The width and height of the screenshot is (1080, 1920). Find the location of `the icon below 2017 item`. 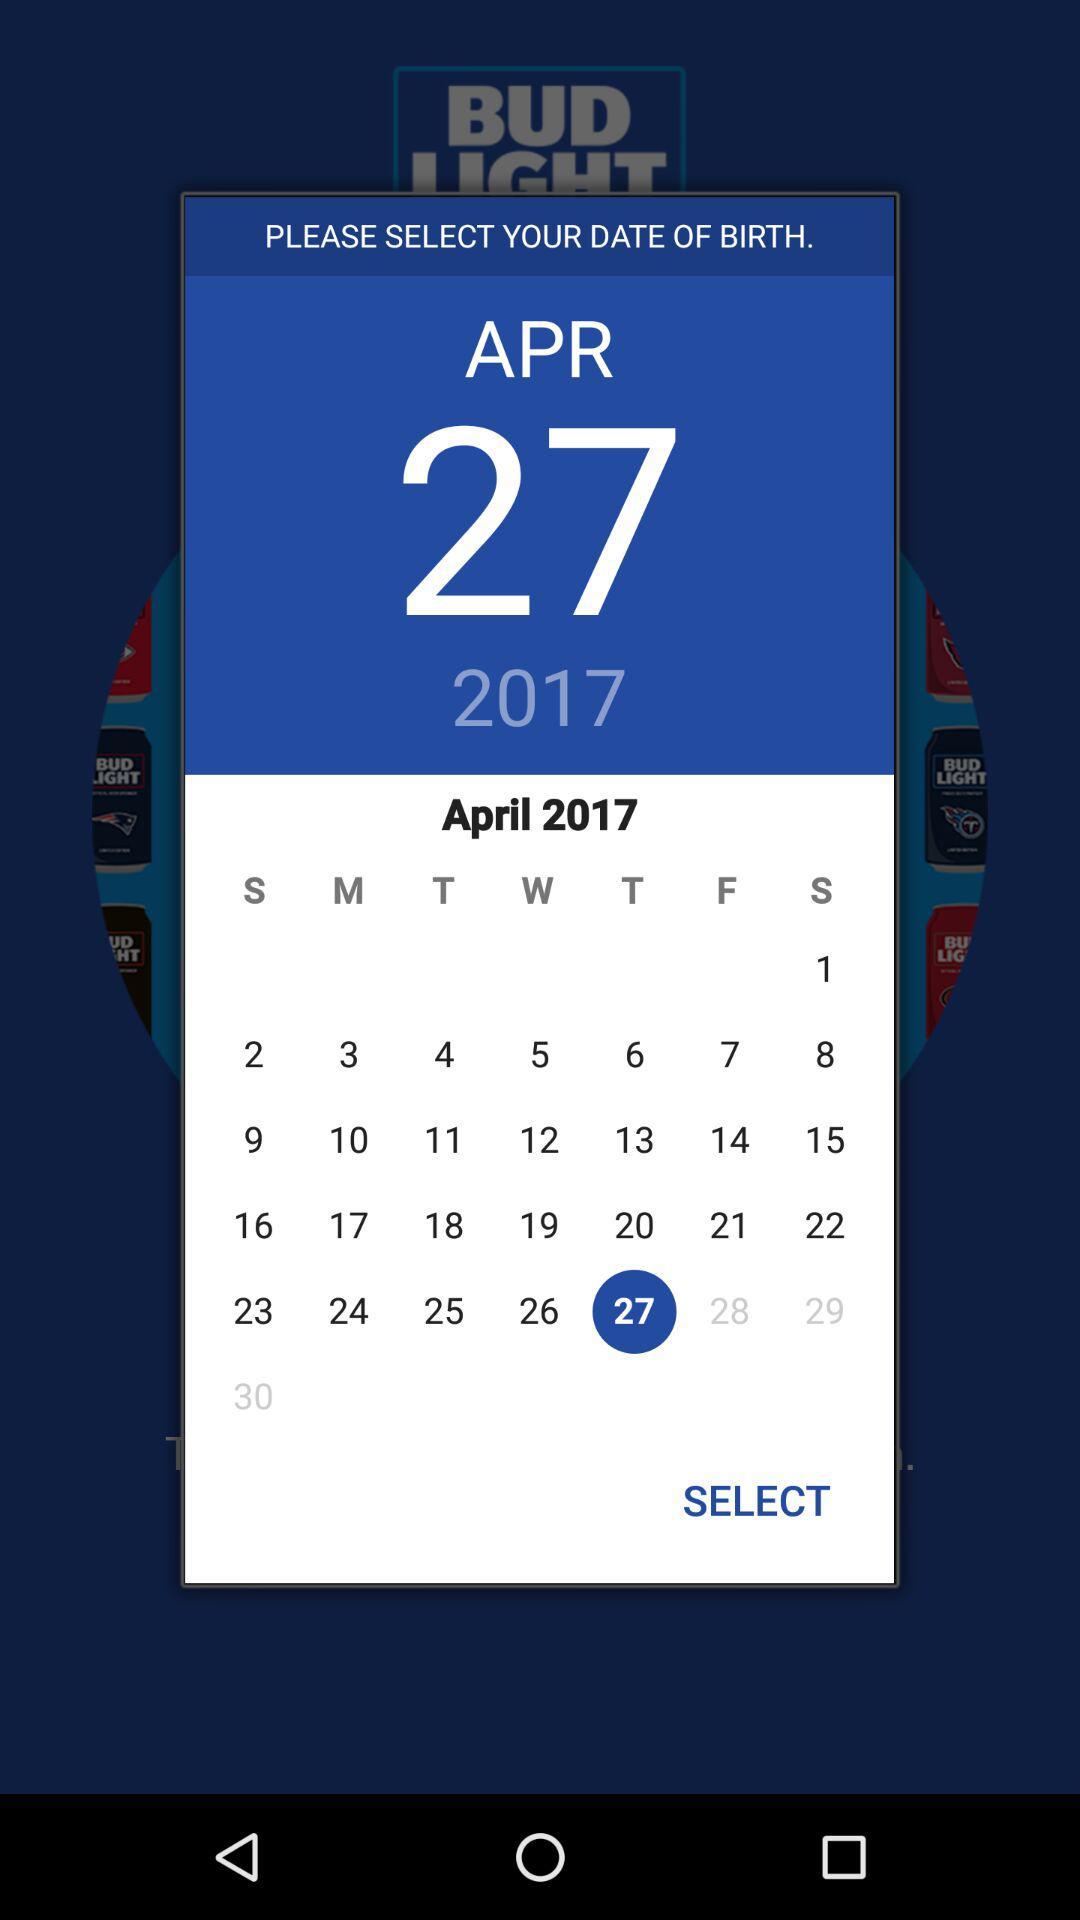

the icon below 2017 item is located at coordinates (538, 1104).